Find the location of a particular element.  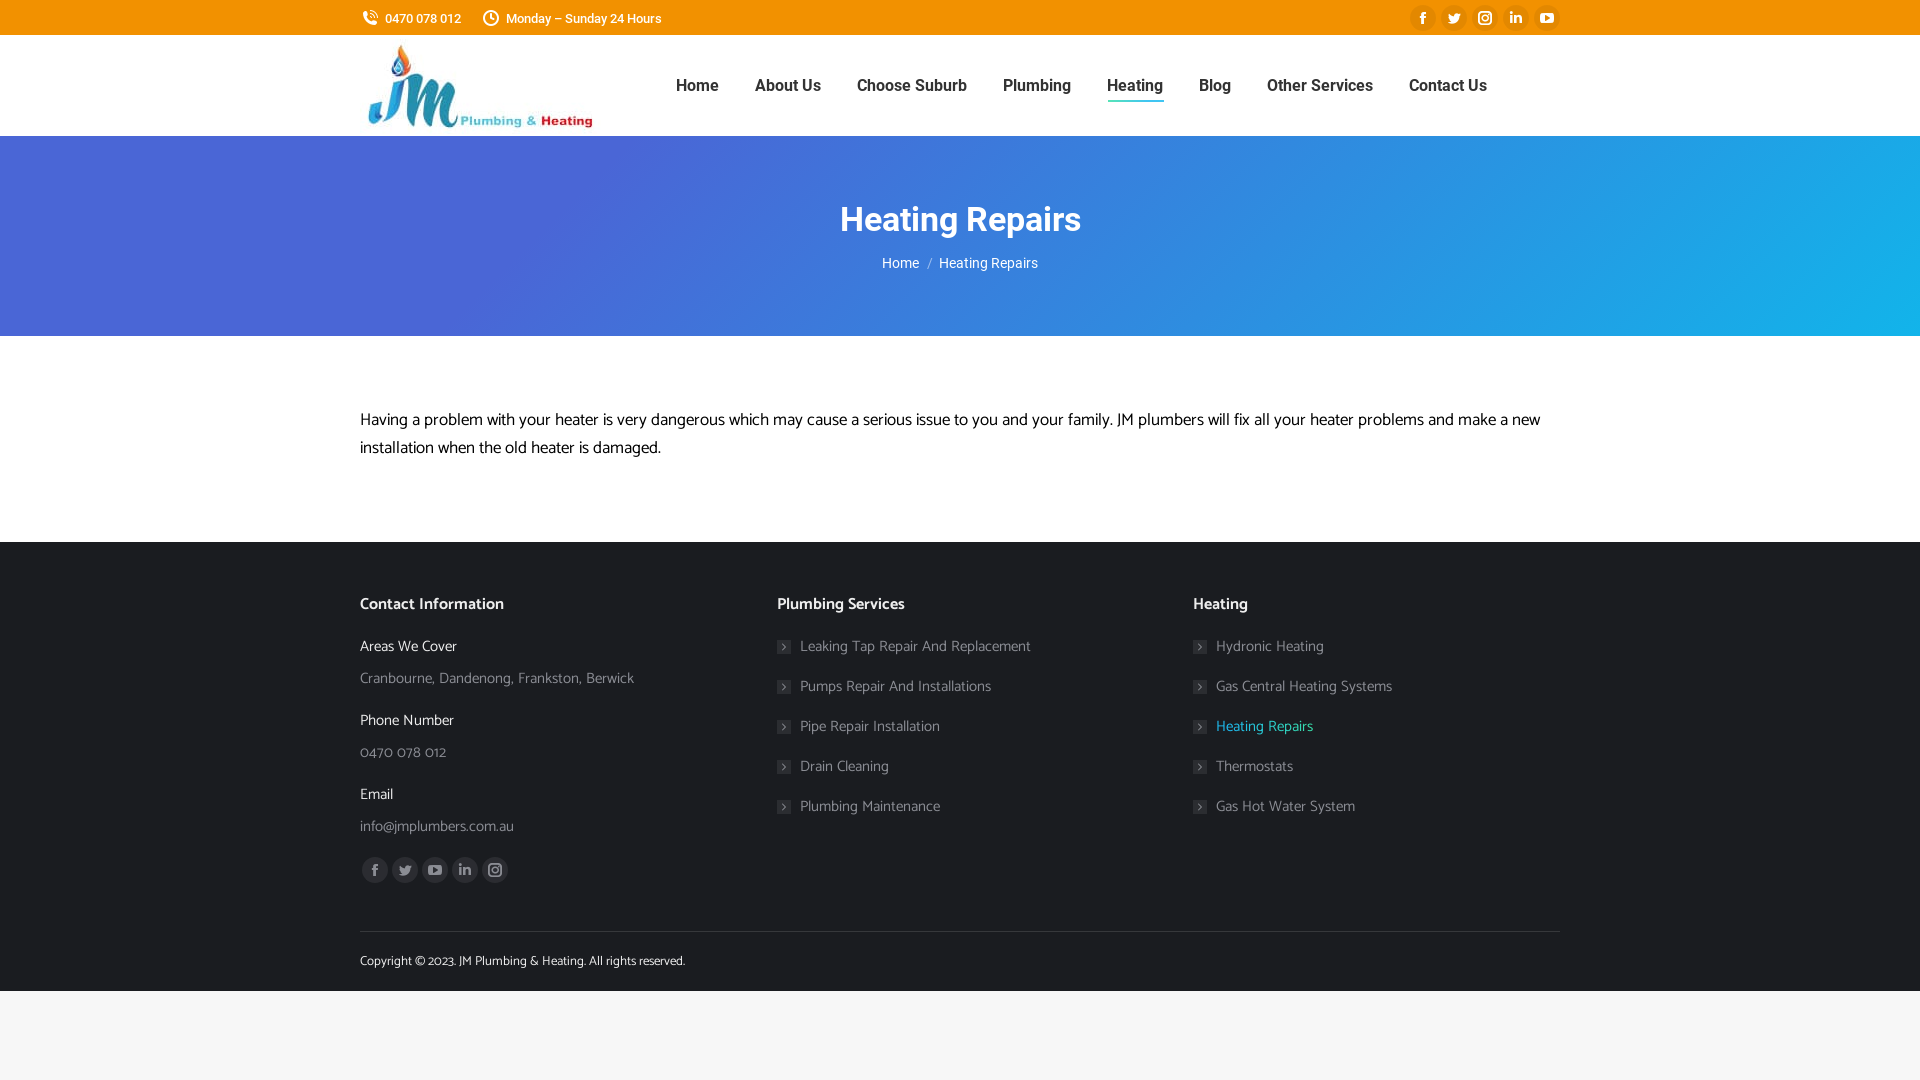

'About Us' is located at coordinates (786, 84).